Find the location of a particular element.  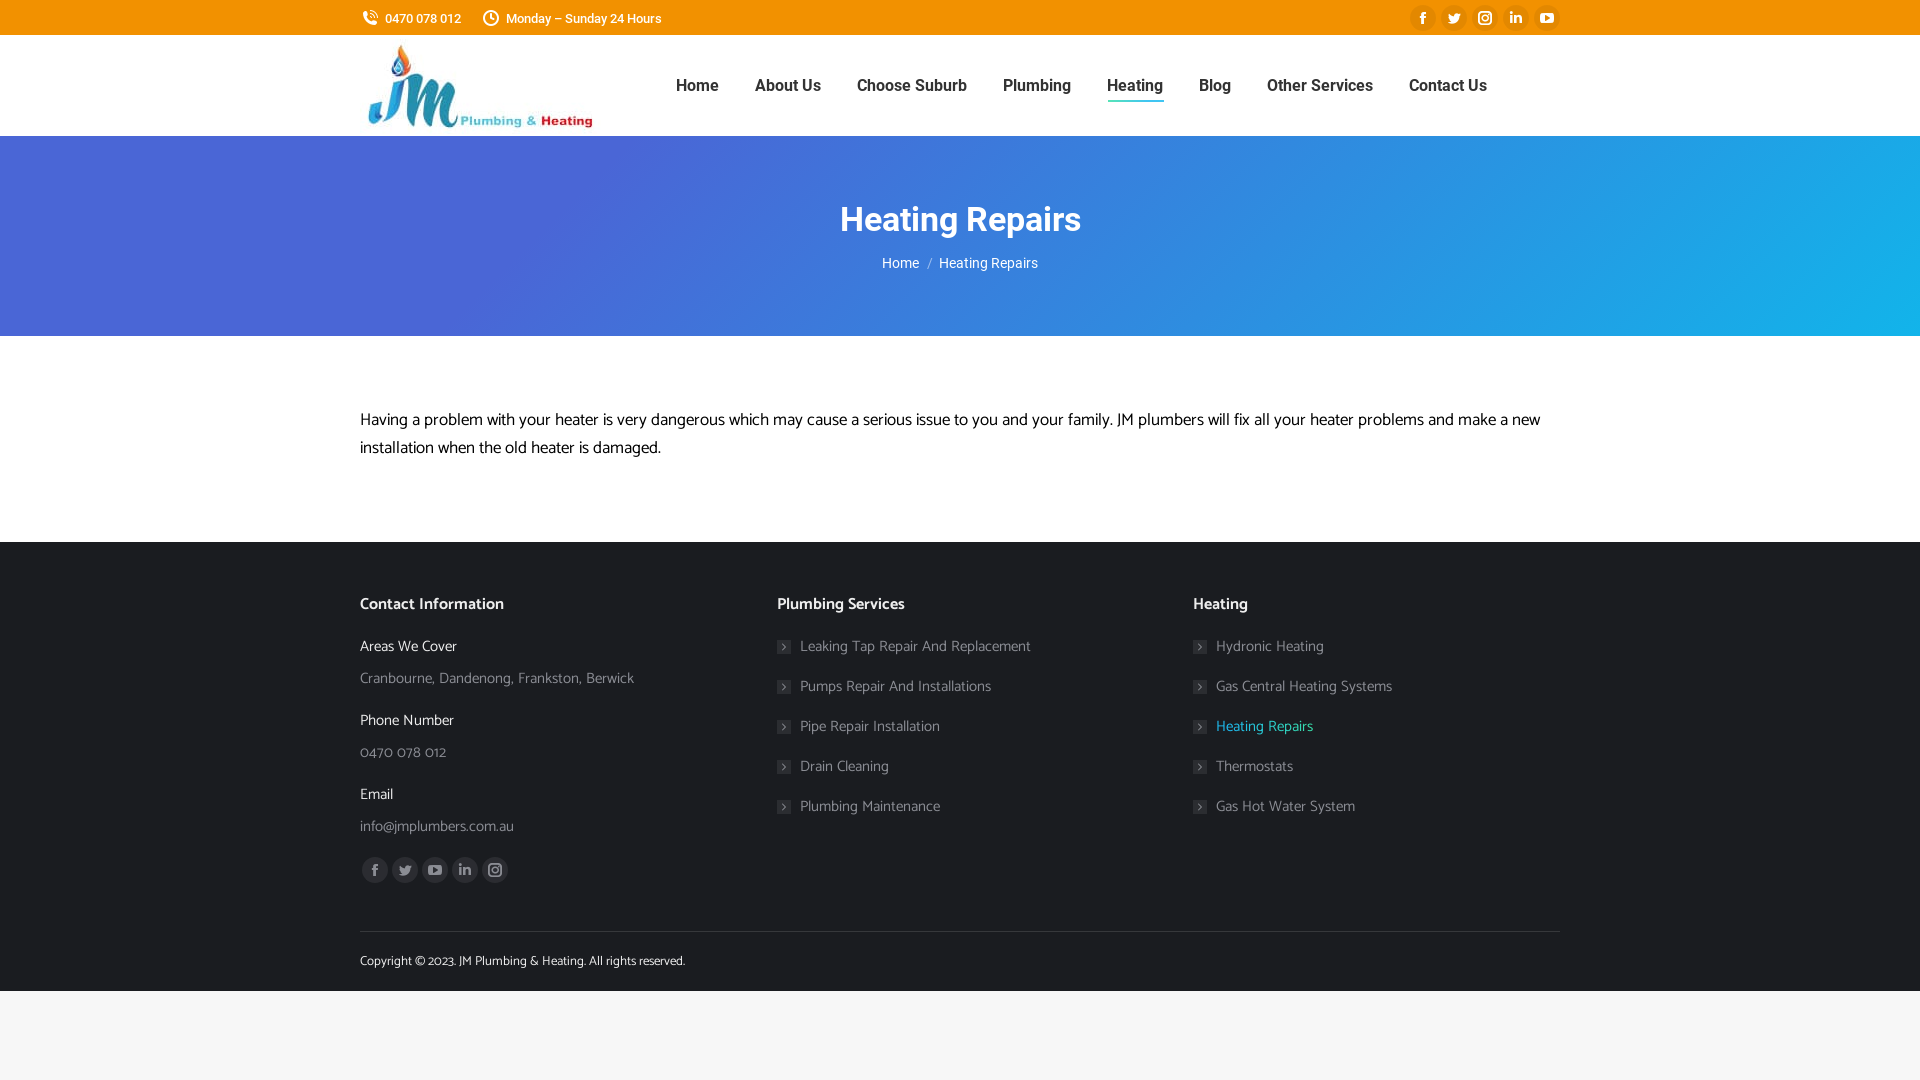

'About Us' is located at coordinates (786, 84).